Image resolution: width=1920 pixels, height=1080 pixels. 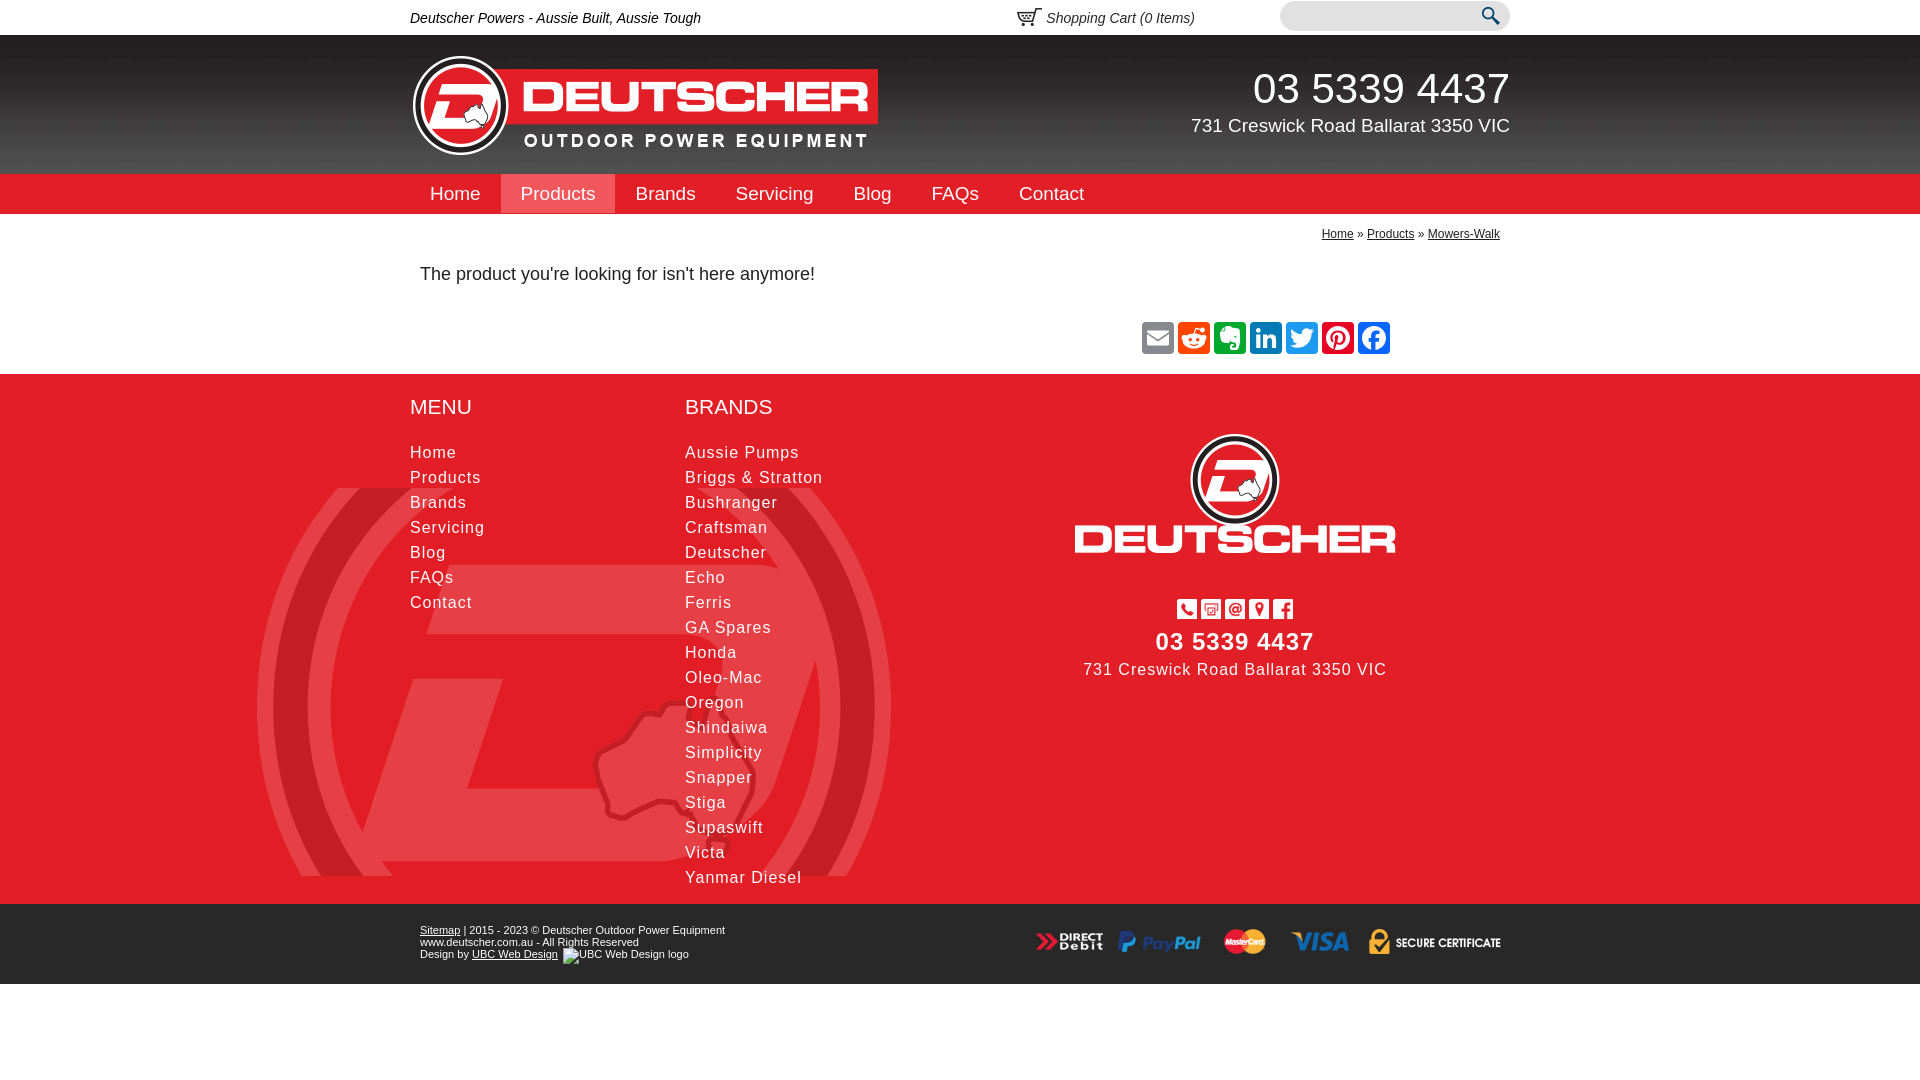 I want to click on 'Servicing', so click(x=446, y=526).